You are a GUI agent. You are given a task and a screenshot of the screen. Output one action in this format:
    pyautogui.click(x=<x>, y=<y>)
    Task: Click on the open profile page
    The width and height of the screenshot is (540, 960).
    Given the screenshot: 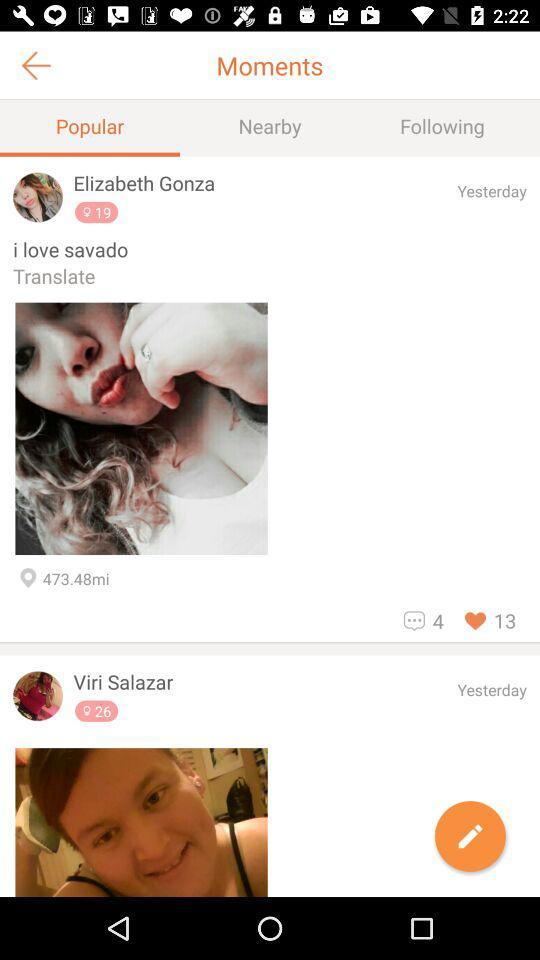 What is the action you would take?
    pyautogui.click(x=38, y=696)
    